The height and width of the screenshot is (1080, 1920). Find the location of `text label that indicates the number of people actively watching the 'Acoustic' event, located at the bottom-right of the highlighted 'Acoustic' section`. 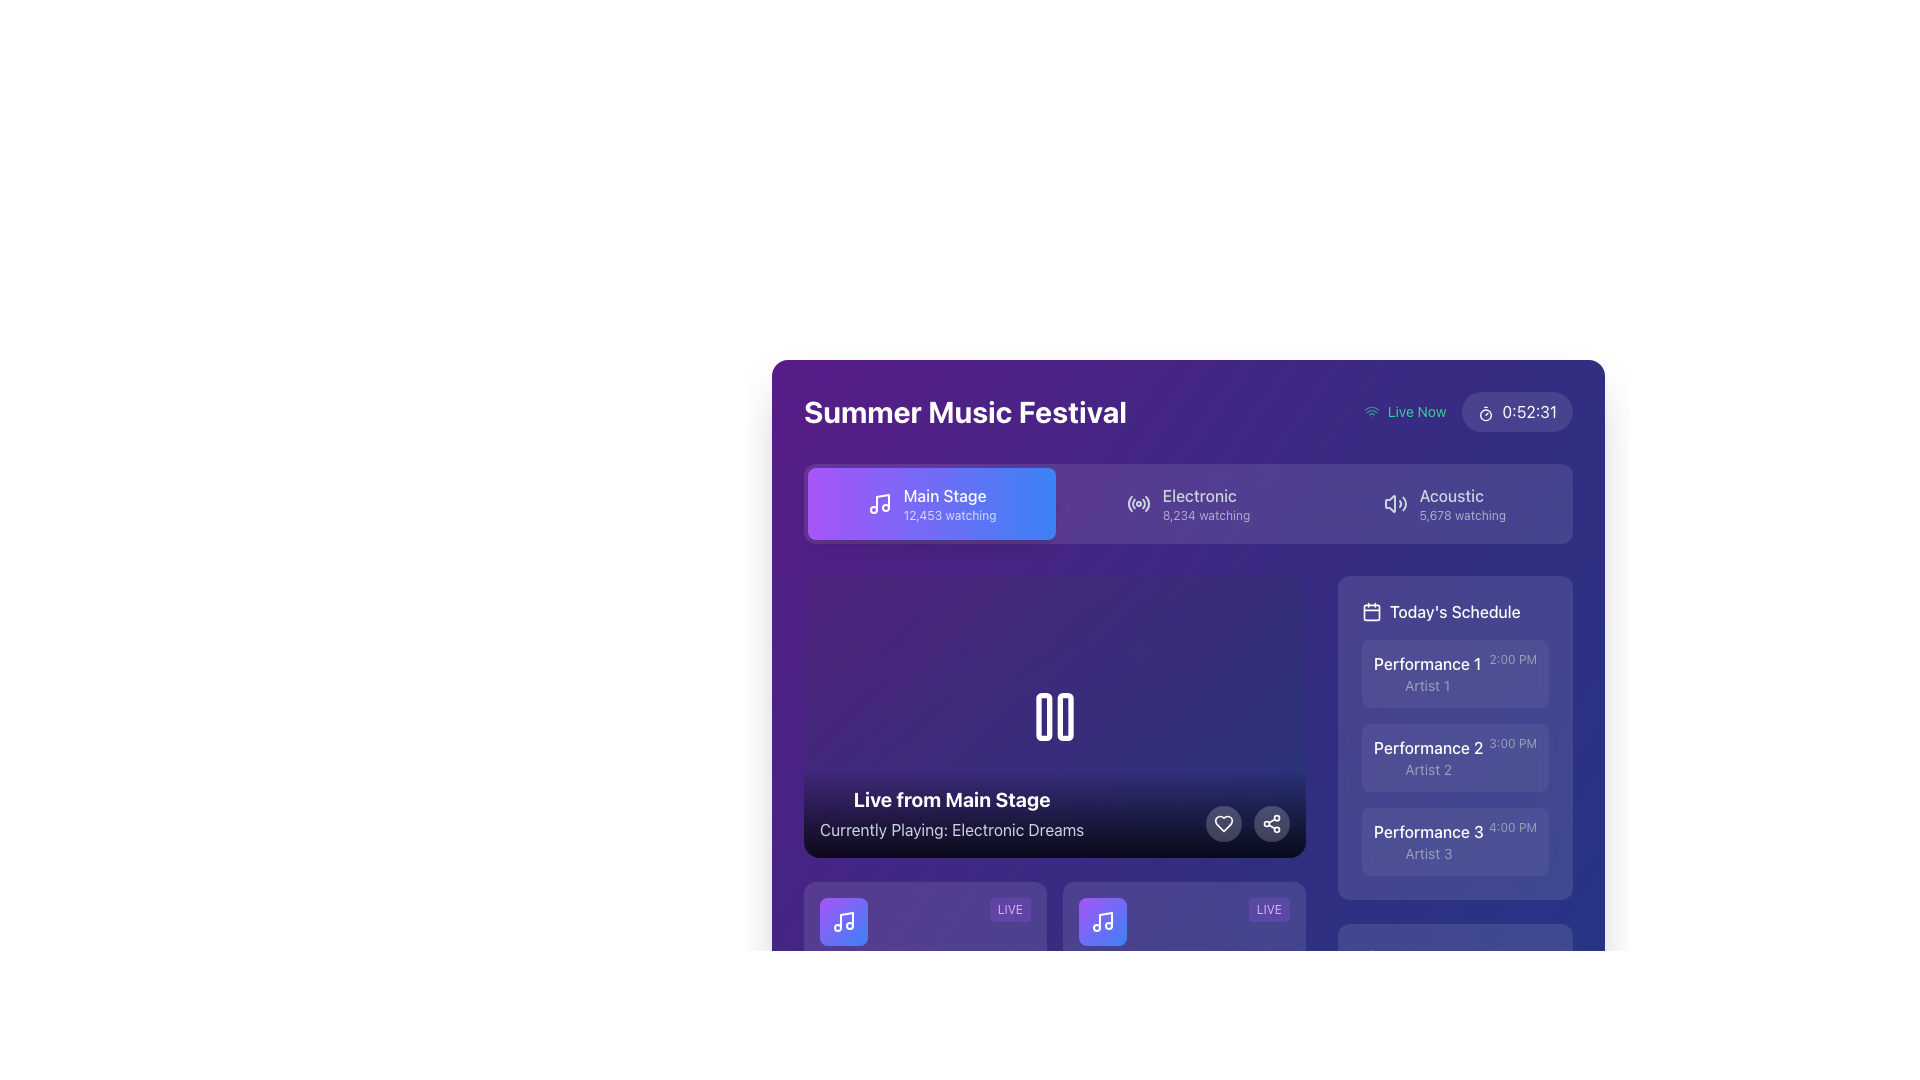

text label that indicates the number of people actively watching the 'Acoustic' event, located at the bottom-right of the highlighted 'Acoustic' section is located at coordinates (1462, 515).